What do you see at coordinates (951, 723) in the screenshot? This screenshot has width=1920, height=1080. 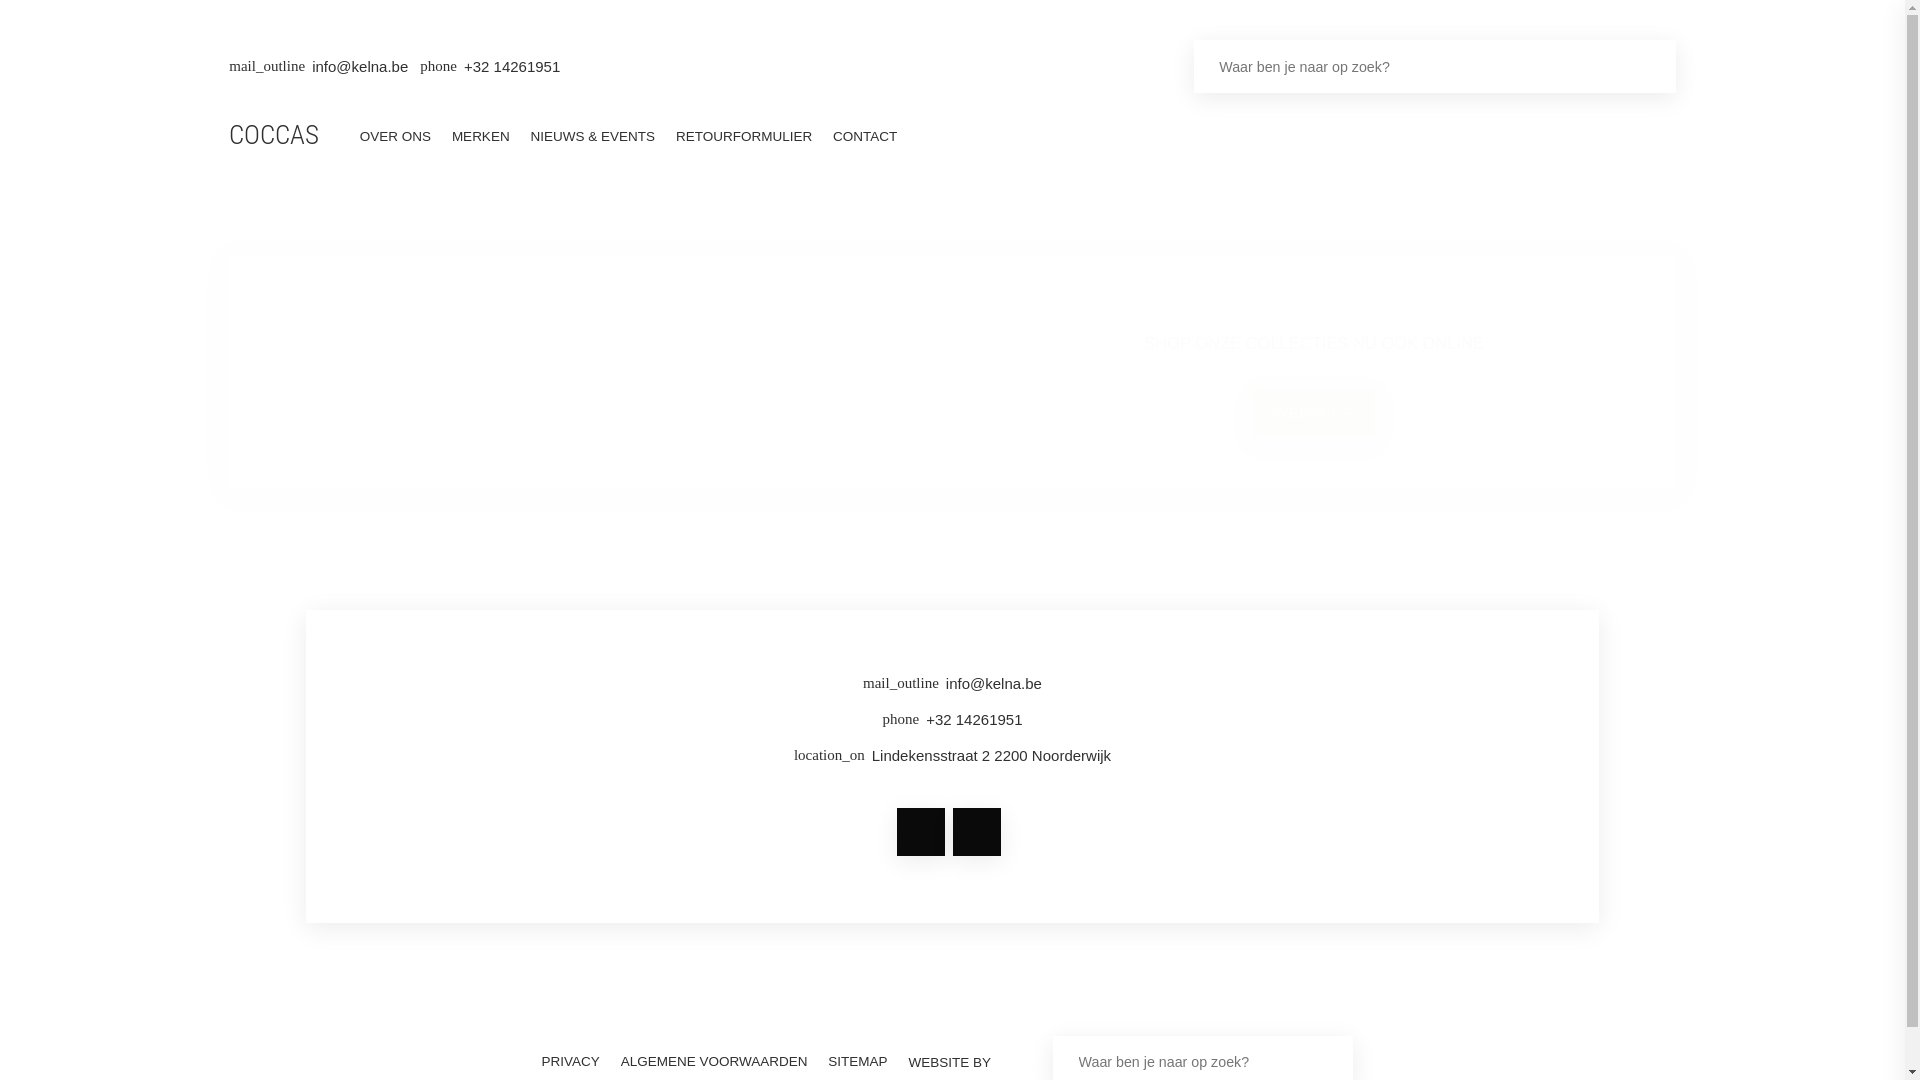 I see `'phone` at bounding box center [951, 723].